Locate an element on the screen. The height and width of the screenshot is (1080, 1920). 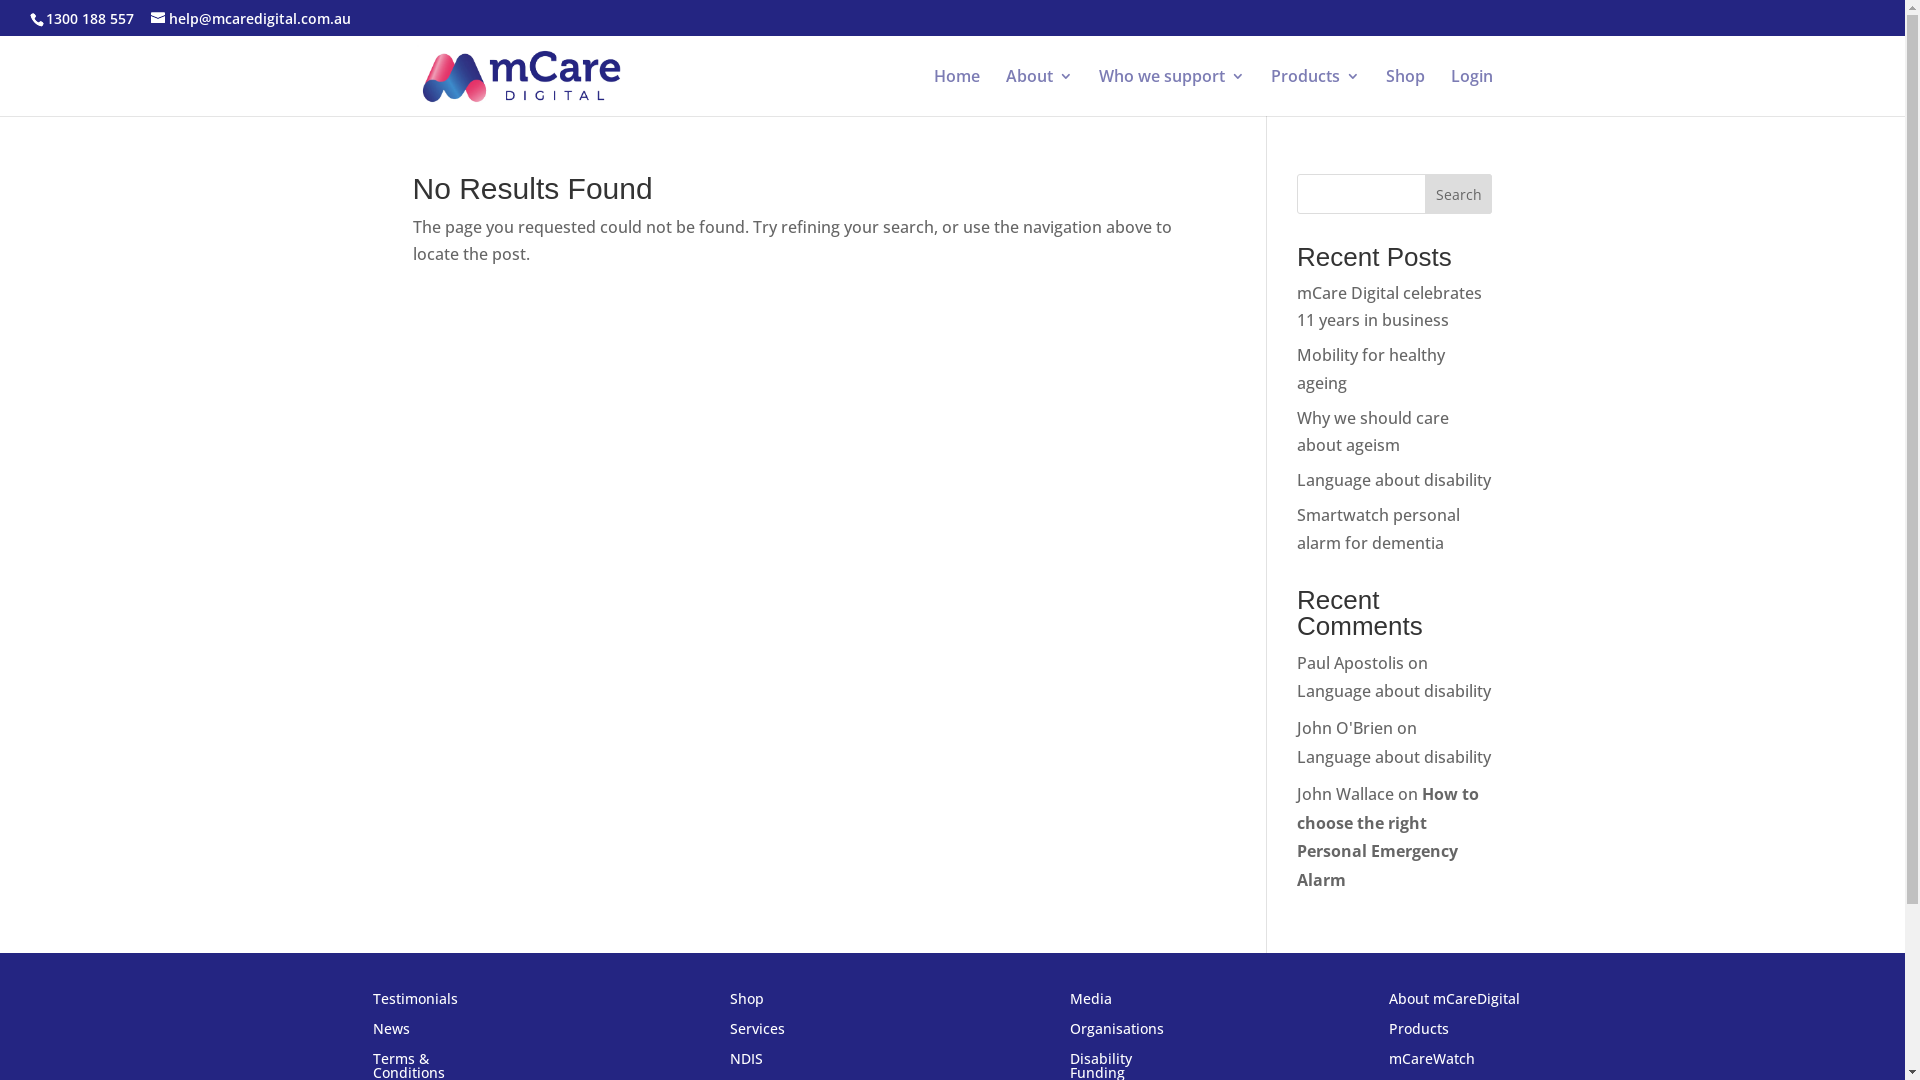
'Smartwatch personal alarm for dementia' is located at coordinates (1377, 527).